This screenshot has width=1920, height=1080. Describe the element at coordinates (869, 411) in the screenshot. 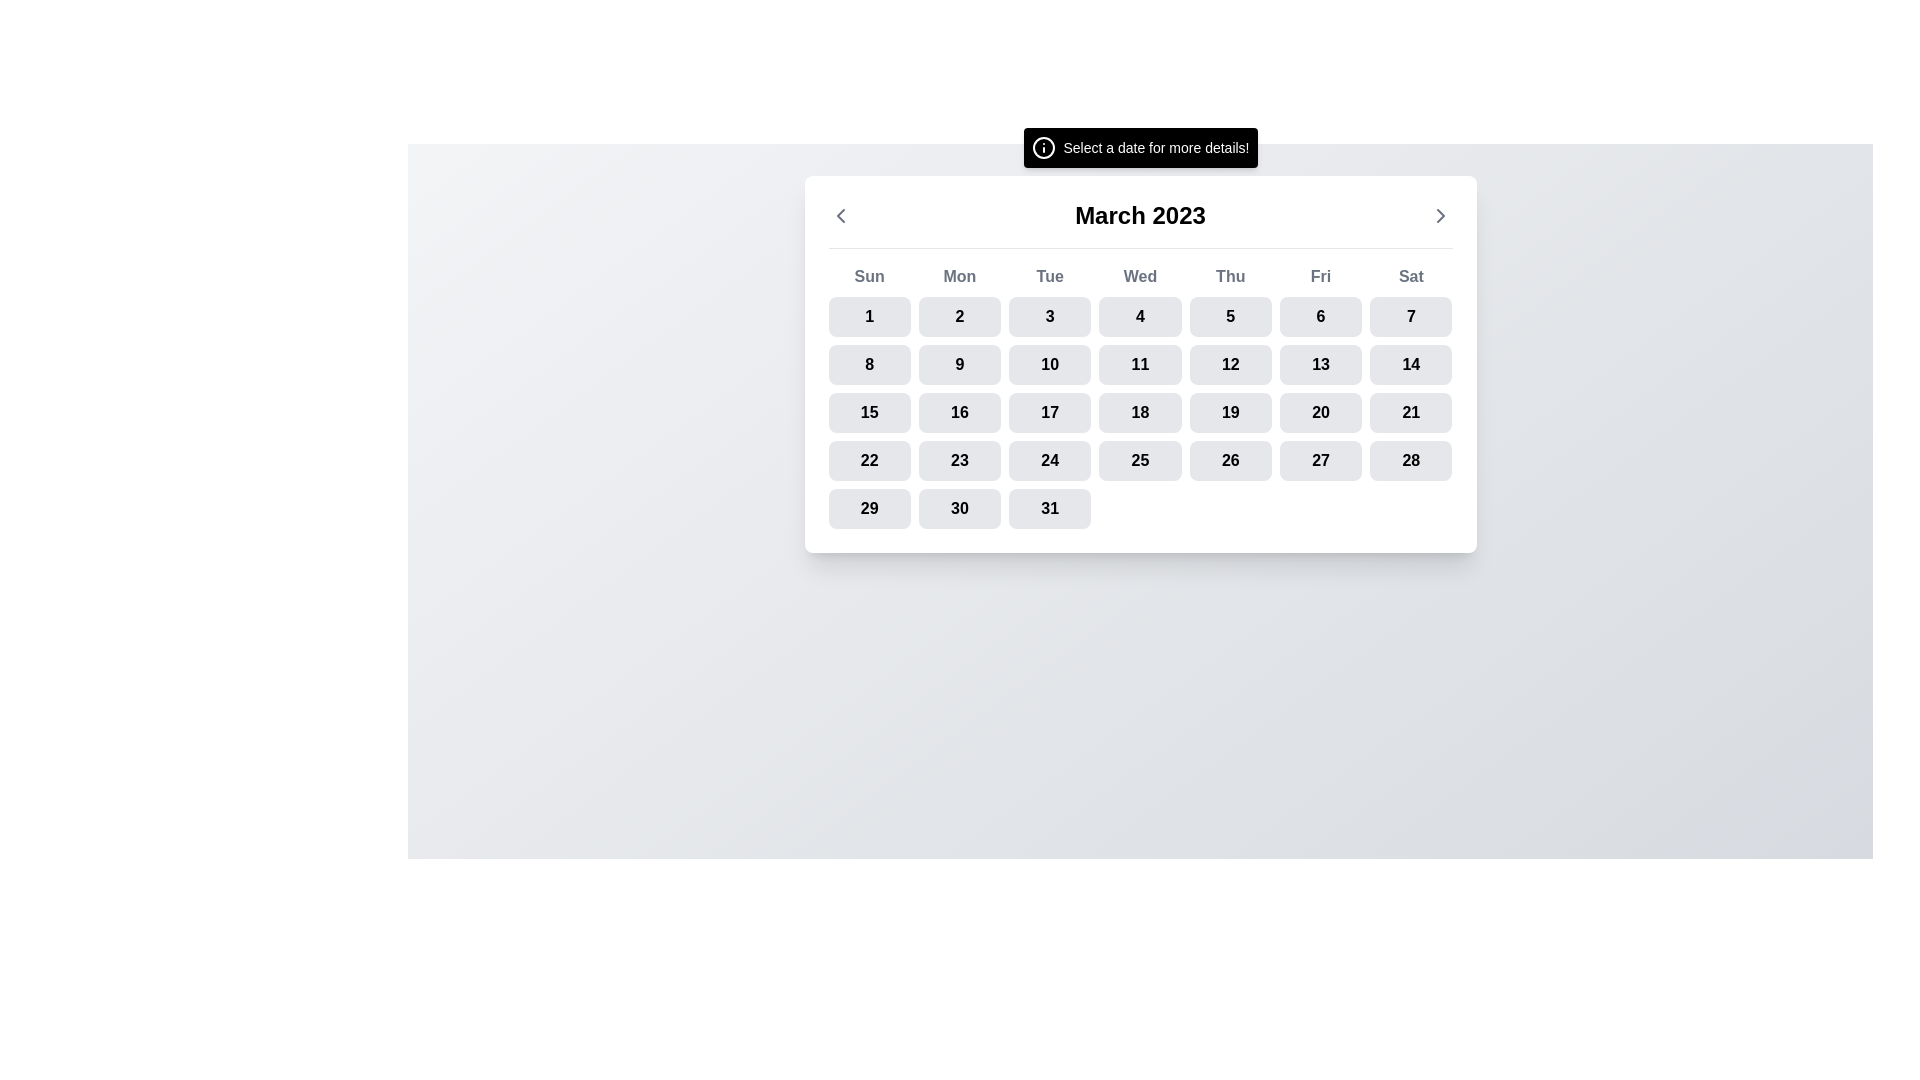

I see `the small rectangular gray button with rounded corners labeled '15'` at that location.